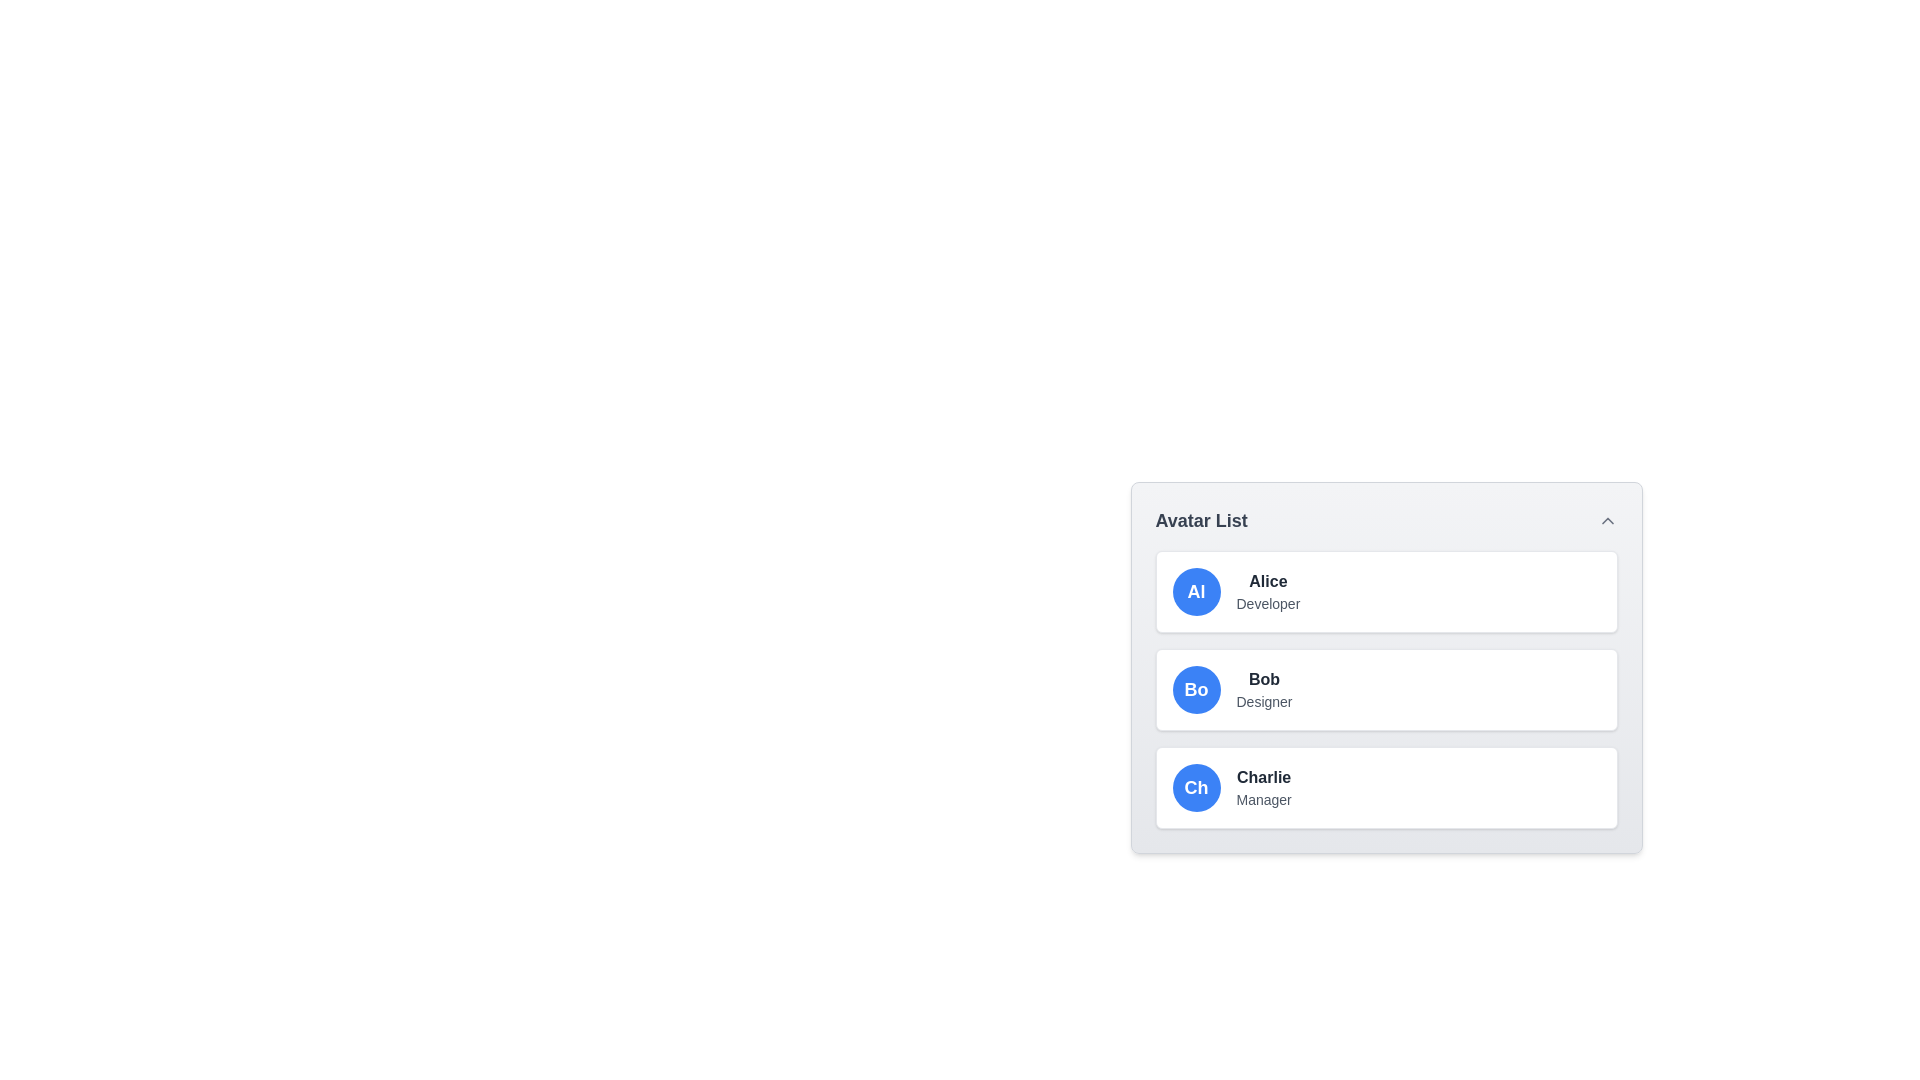 This screenshot has height=1080, width=1920. I want to click on the second card element in the Avatar List which displays user information, featuring a blue avatar with 'Bo' and the name 'Bob' in bold, so click(1385, 689).